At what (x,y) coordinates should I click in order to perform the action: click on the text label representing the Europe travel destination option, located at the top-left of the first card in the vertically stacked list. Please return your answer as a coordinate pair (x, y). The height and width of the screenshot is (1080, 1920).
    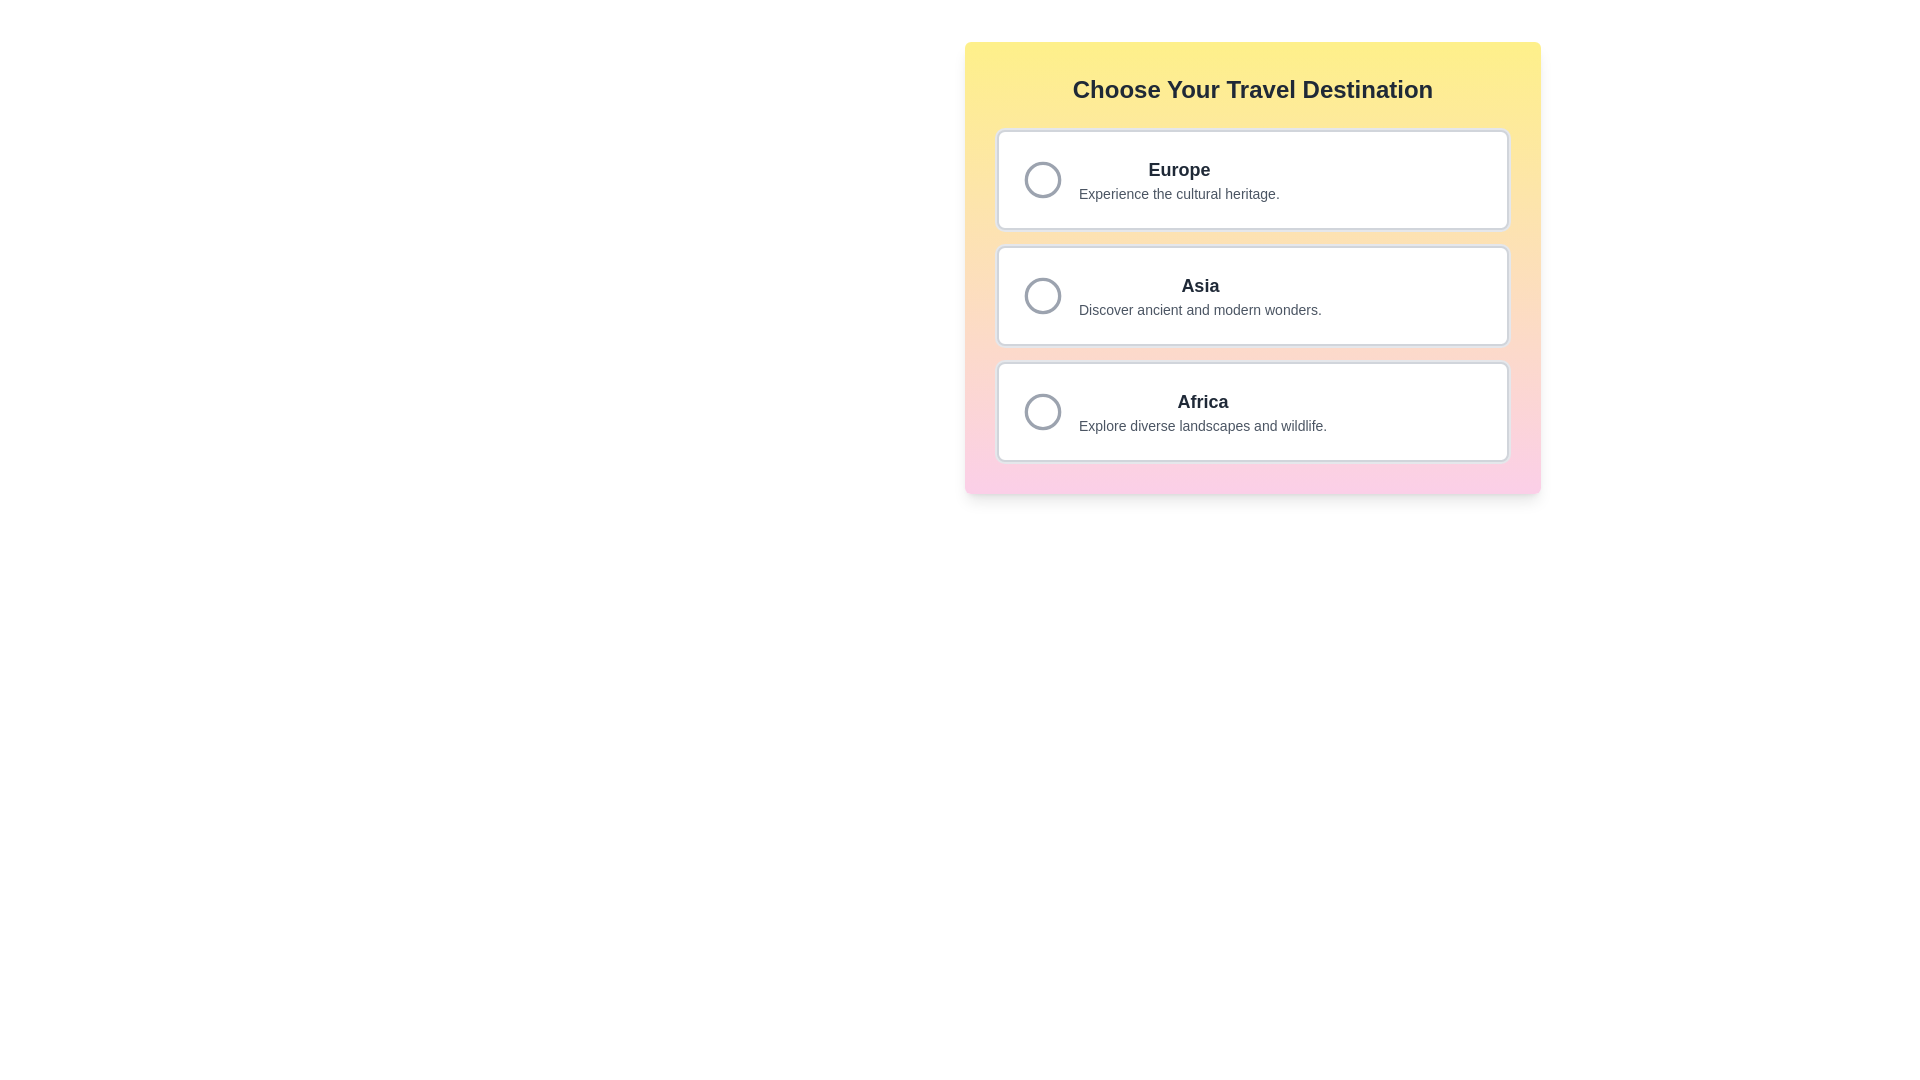
    Looking at the image, I should click on (1179, 168).